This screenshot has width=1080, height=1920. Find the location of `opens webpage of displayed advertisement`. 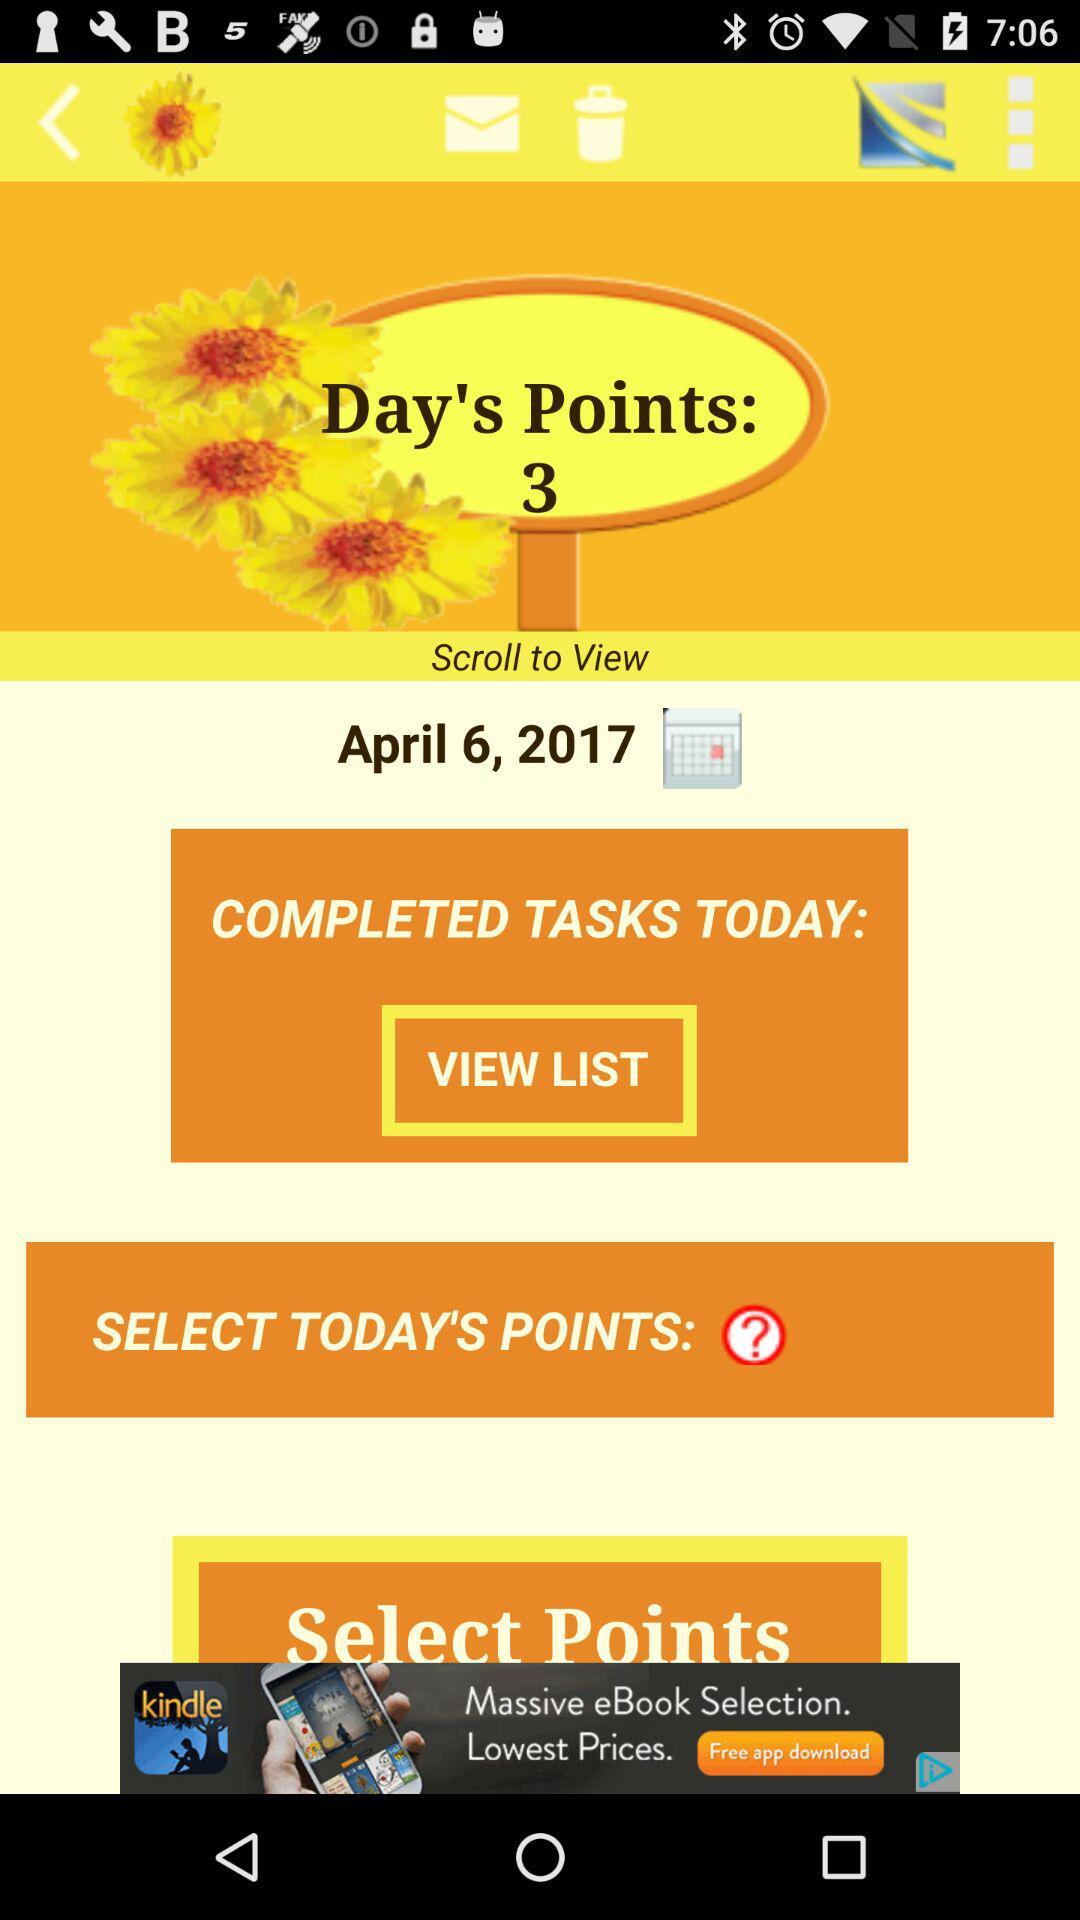

opens webpage of displayed advertisement is located at coordinates (540, 1727).